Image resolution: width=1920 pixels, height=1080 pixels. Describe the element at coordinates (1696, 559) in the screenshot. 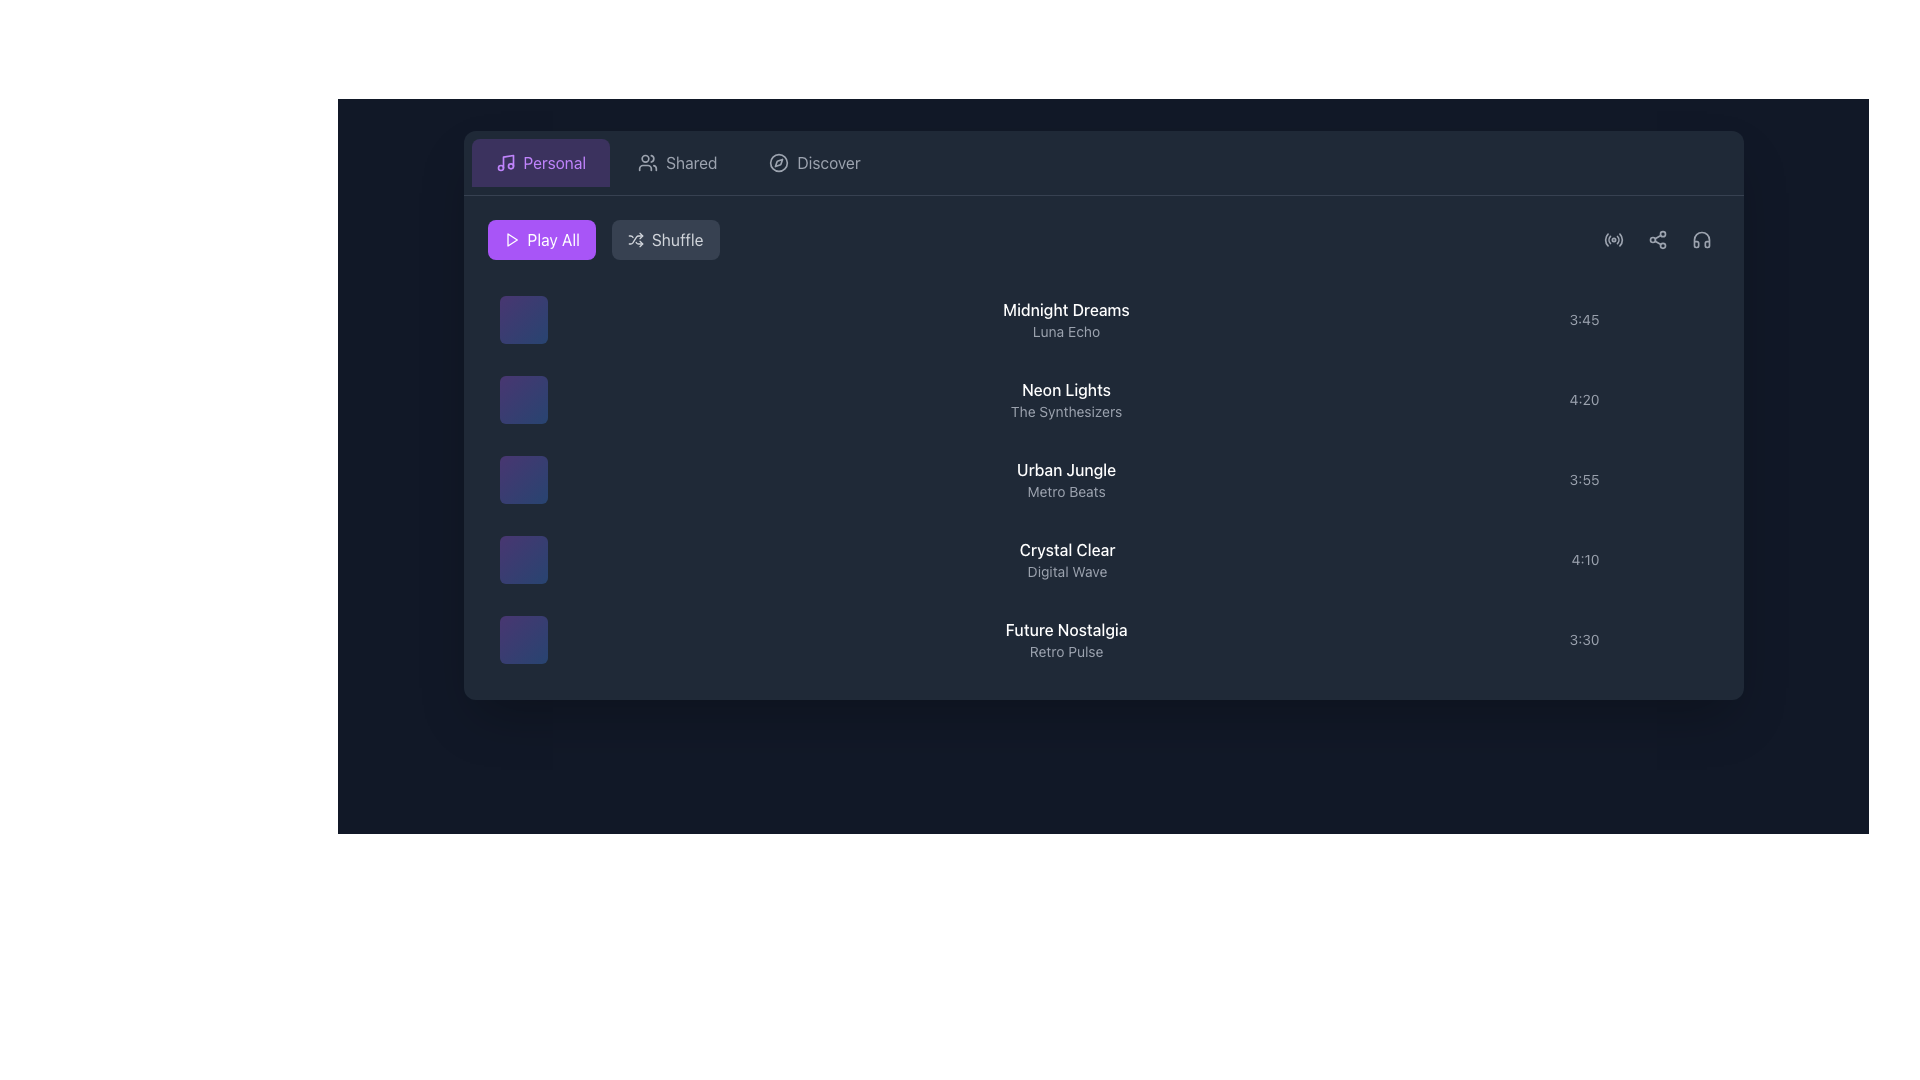

I see `the ellipsis button located to the right of the timestamp '4:10'` at that location.